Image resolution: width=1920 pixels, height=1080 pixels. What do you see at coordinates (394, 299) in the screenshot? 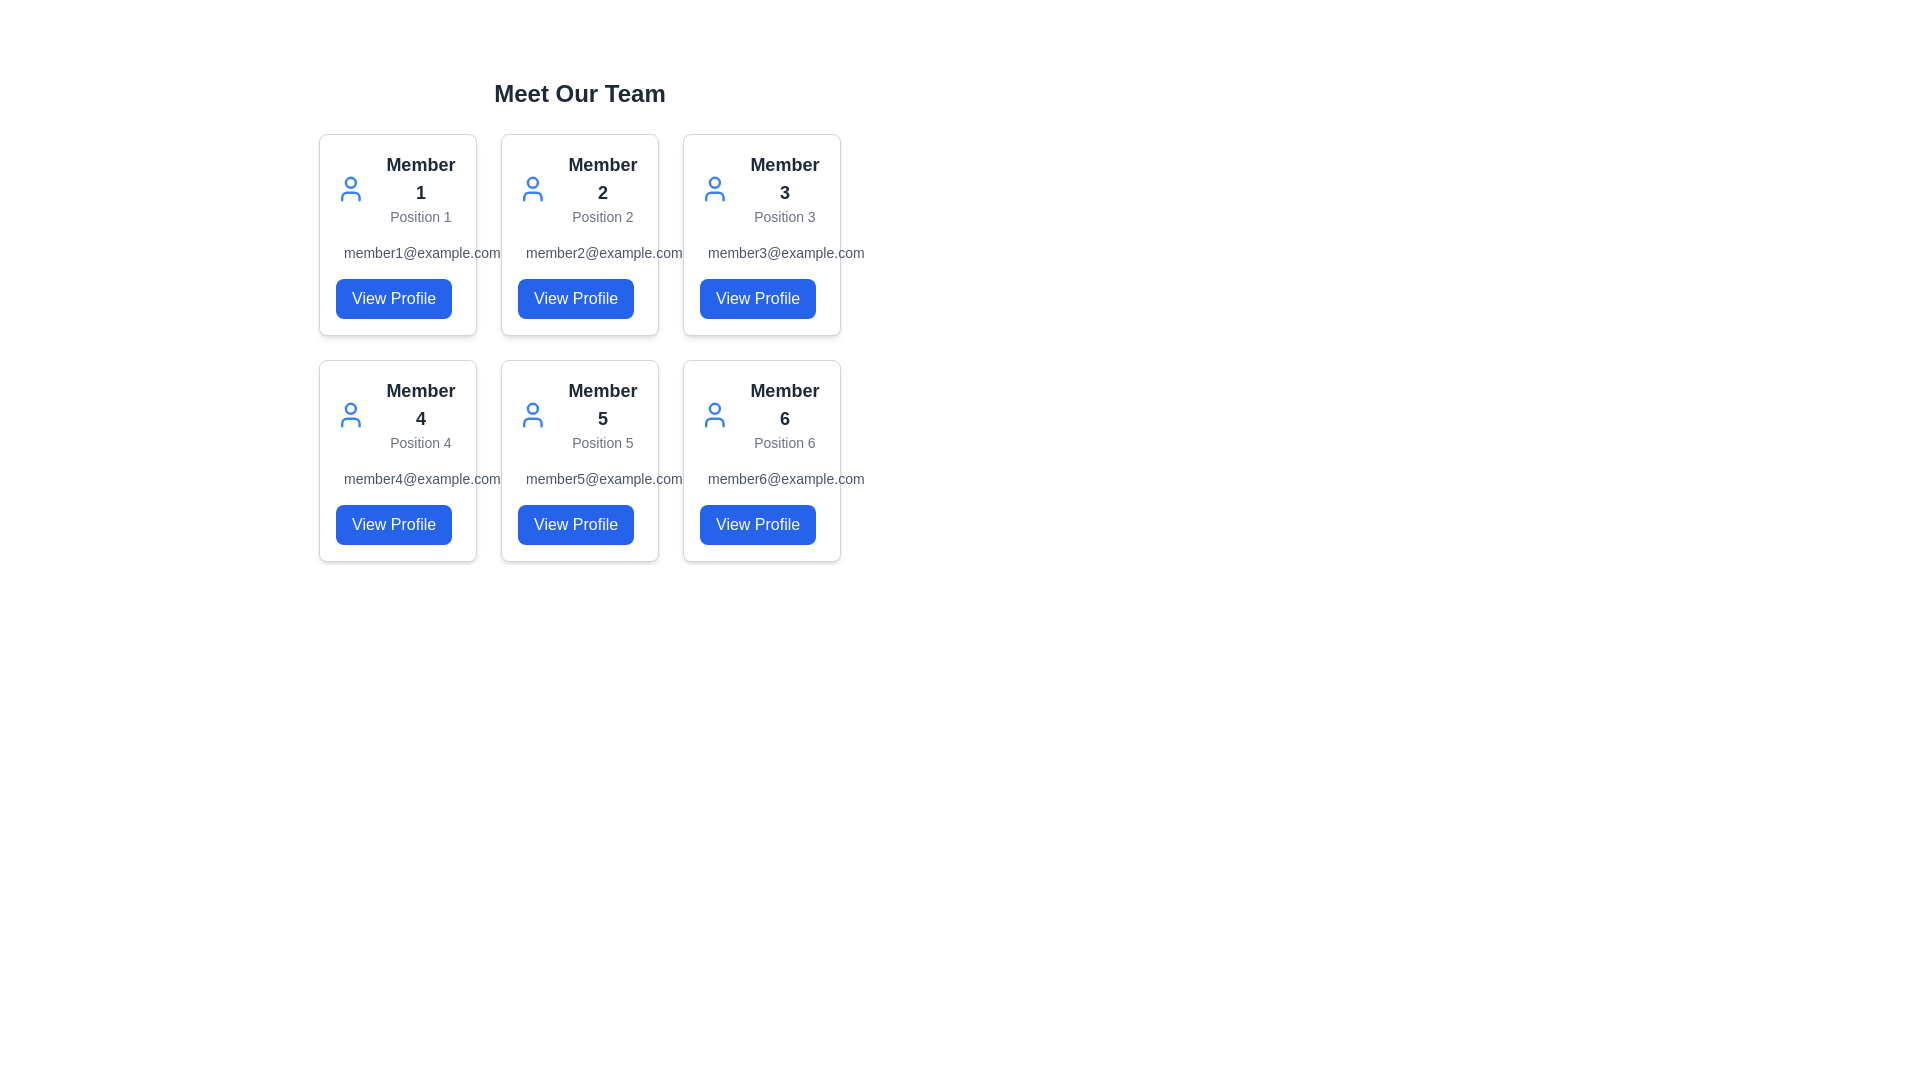
I see `the 'View Profile' button located at the bottom of 'Member 1's card to change its appearance` at bounding box center [394, 299].